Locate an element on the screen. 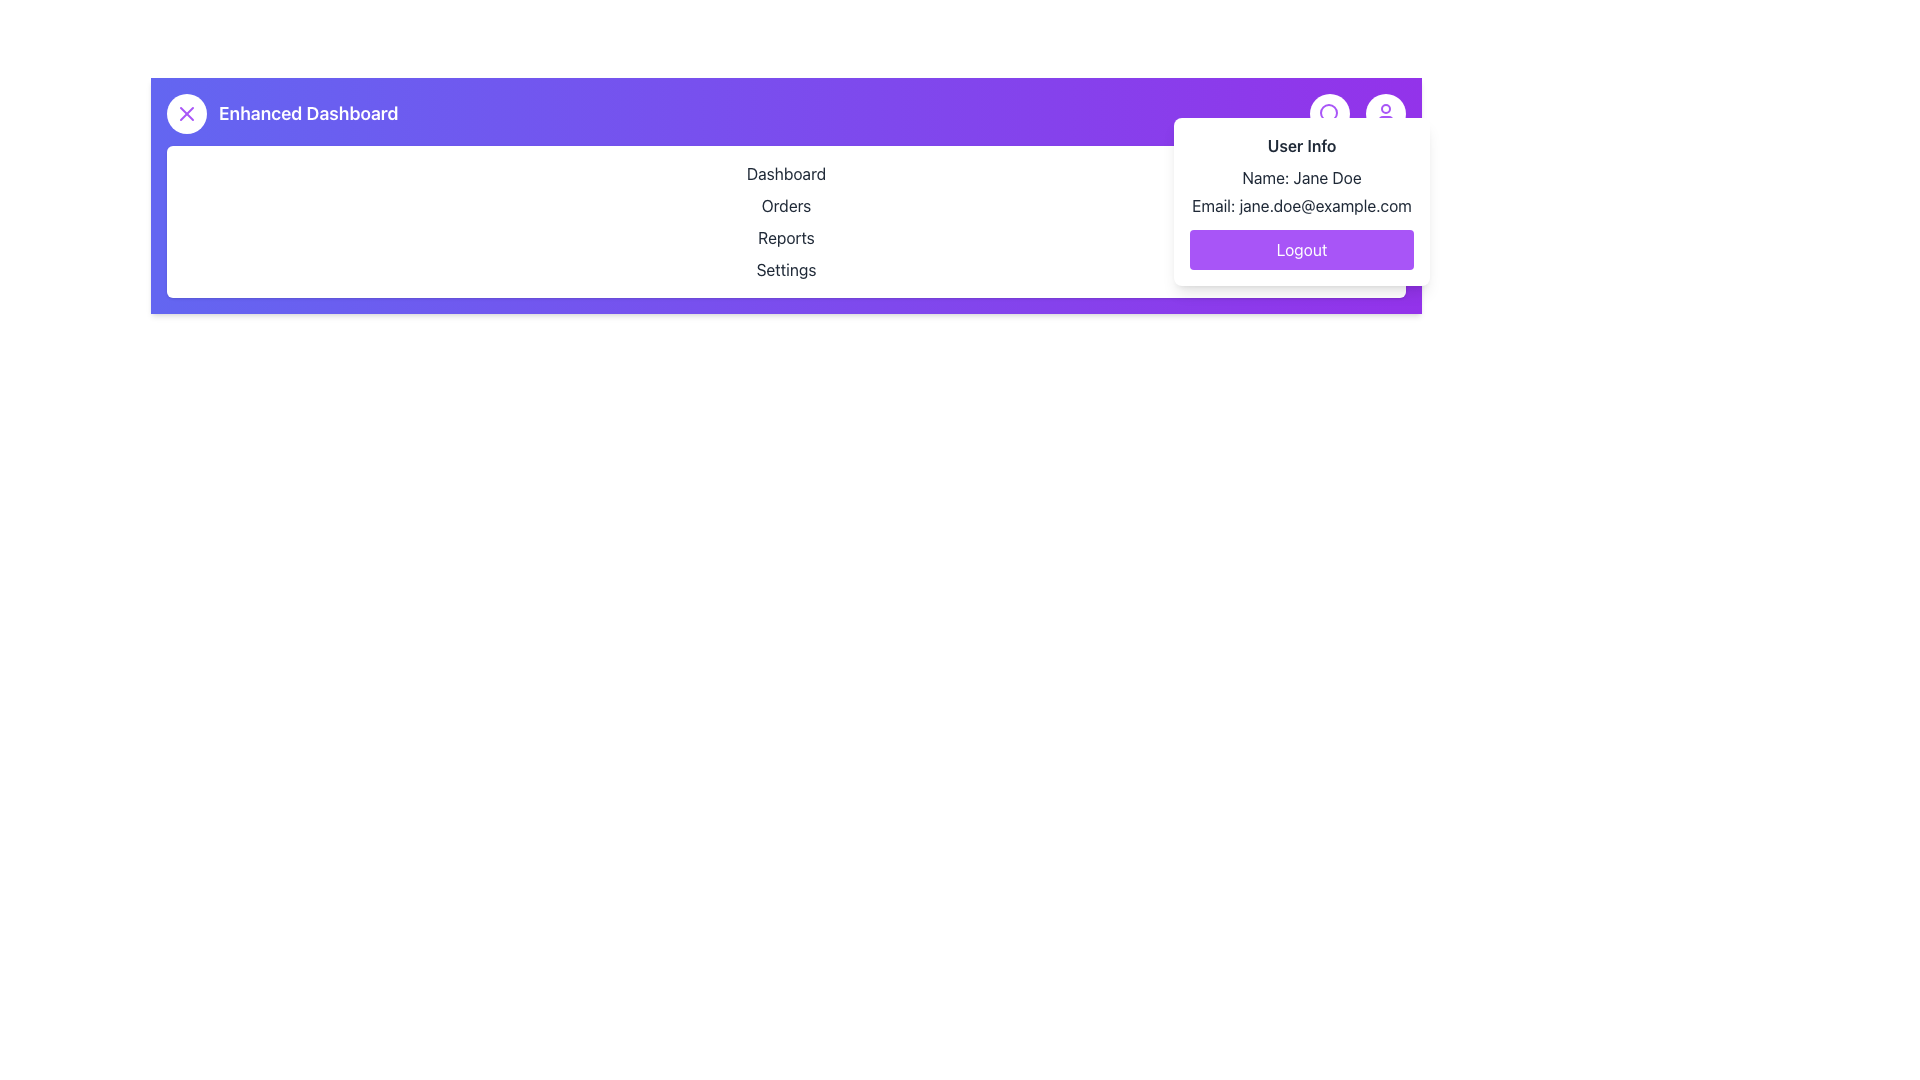 The image size is (1920, 1080). the circular button with a white background, purple border, and keyhole icon located in the upper right corner of the interface is located at coordinates (1329, 114).